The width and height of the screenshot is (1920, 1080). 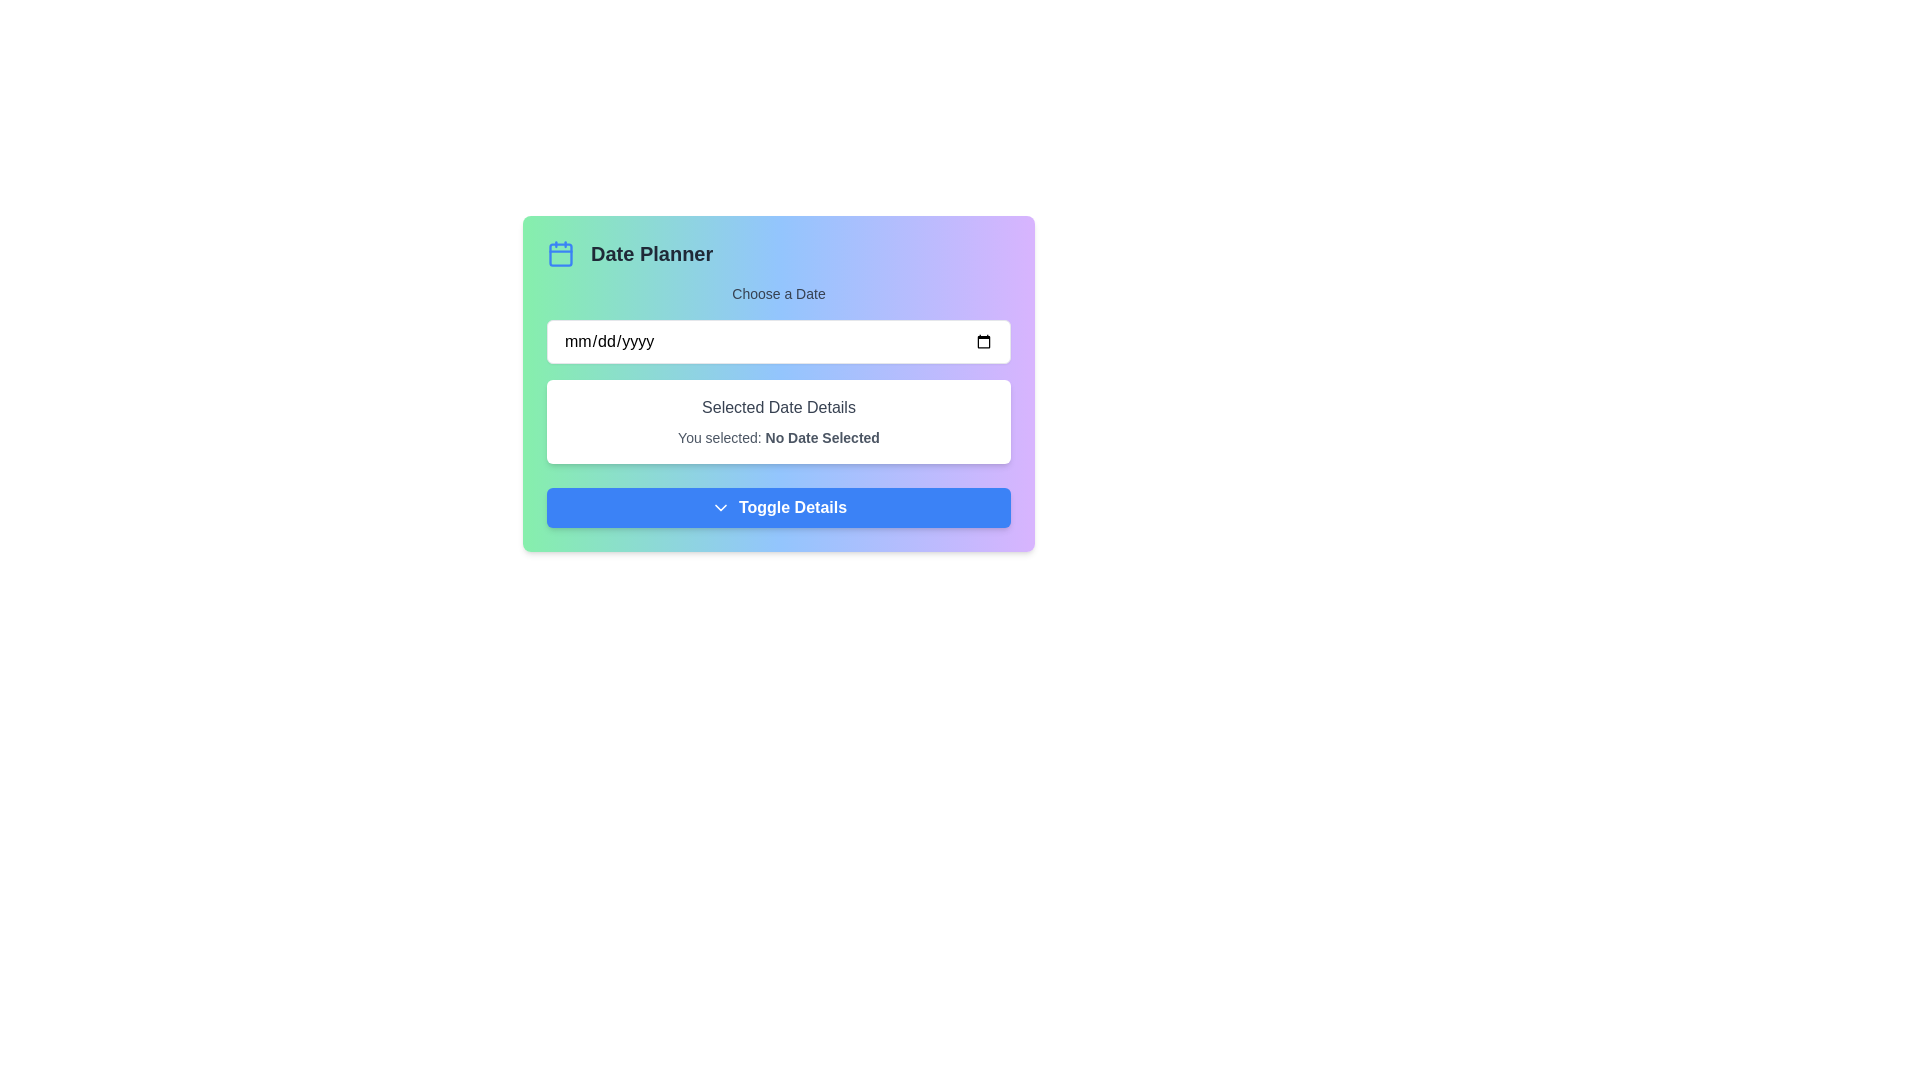 I want to click on the Text Label that indicates the section contains details about the selected date, which is positioned at the top of the white box preceding the text 'You selected: No Date Selected', so click(x=777, y=407).